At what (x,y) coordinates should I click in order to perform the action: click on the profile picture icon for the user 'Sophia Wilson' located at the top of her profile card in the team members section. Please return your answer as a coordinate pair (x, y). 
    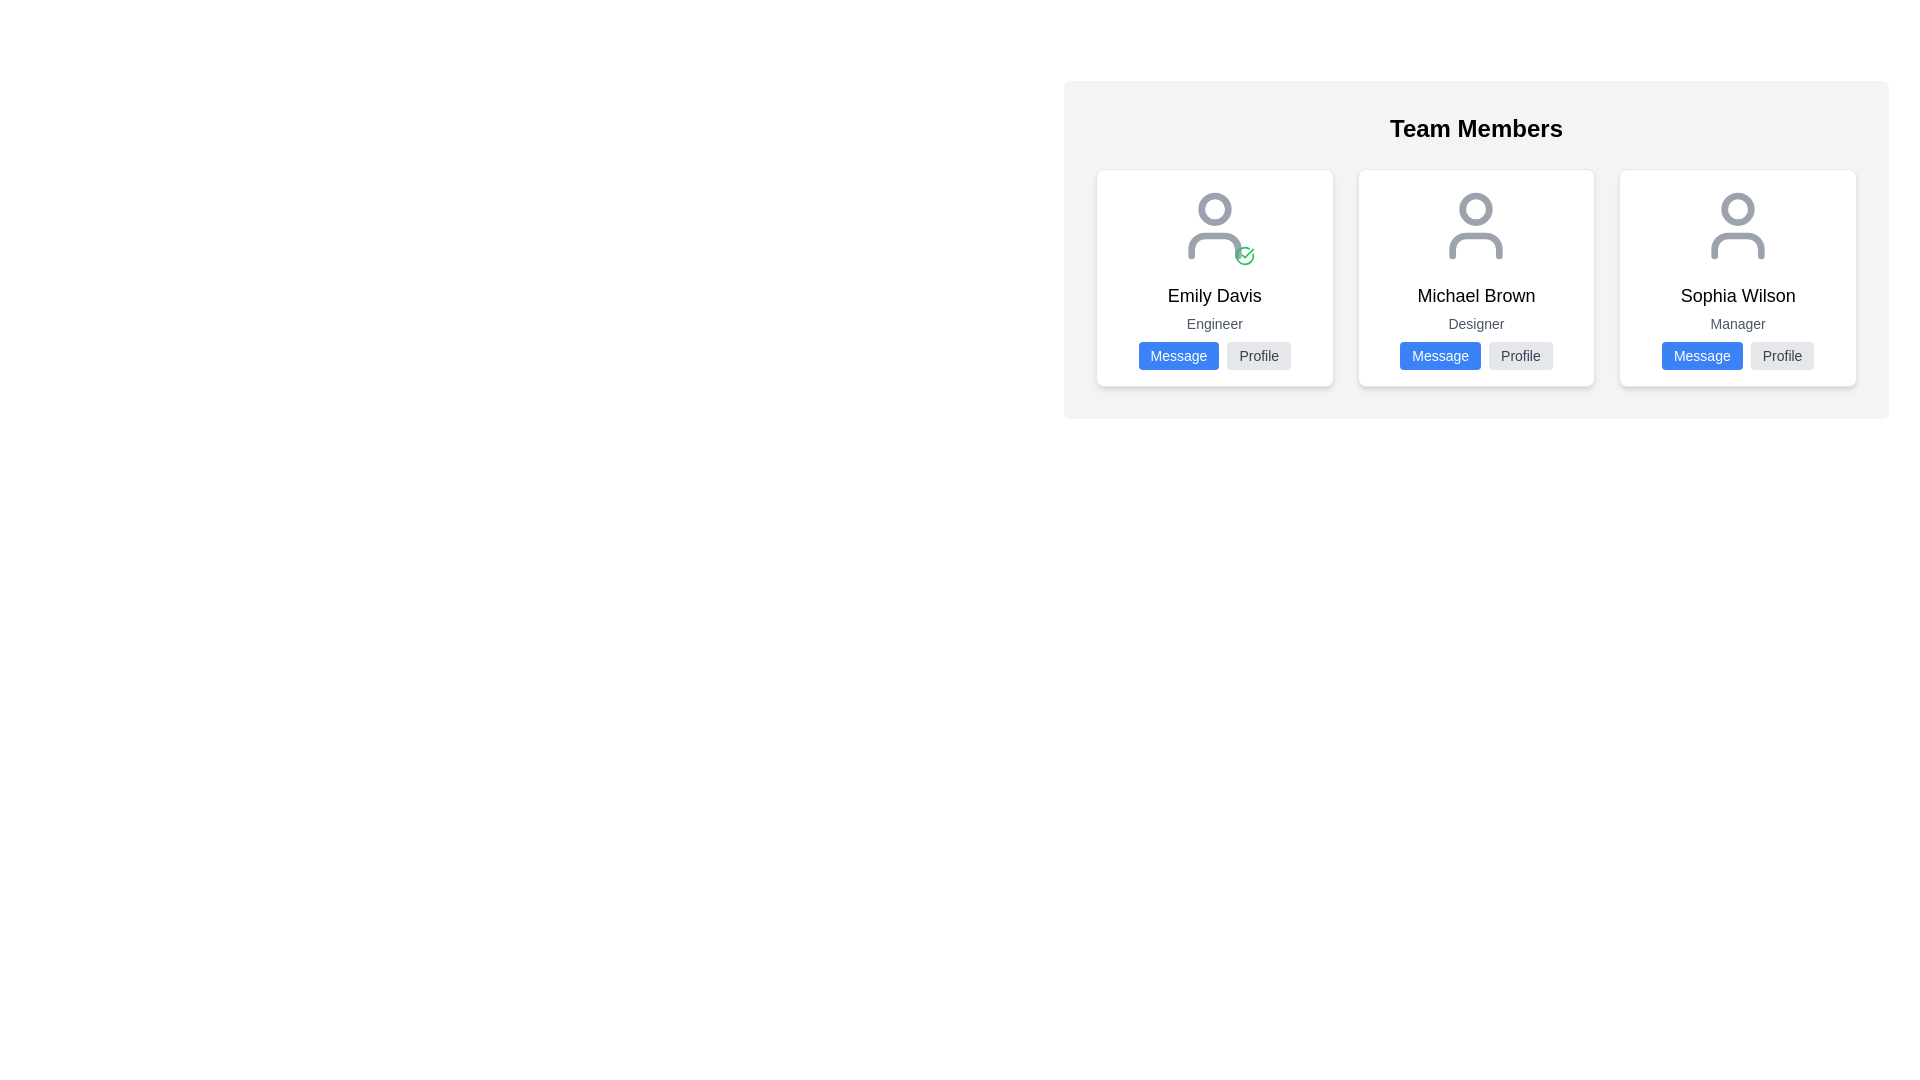
    Looking at the image, I should click on (1736, 208).